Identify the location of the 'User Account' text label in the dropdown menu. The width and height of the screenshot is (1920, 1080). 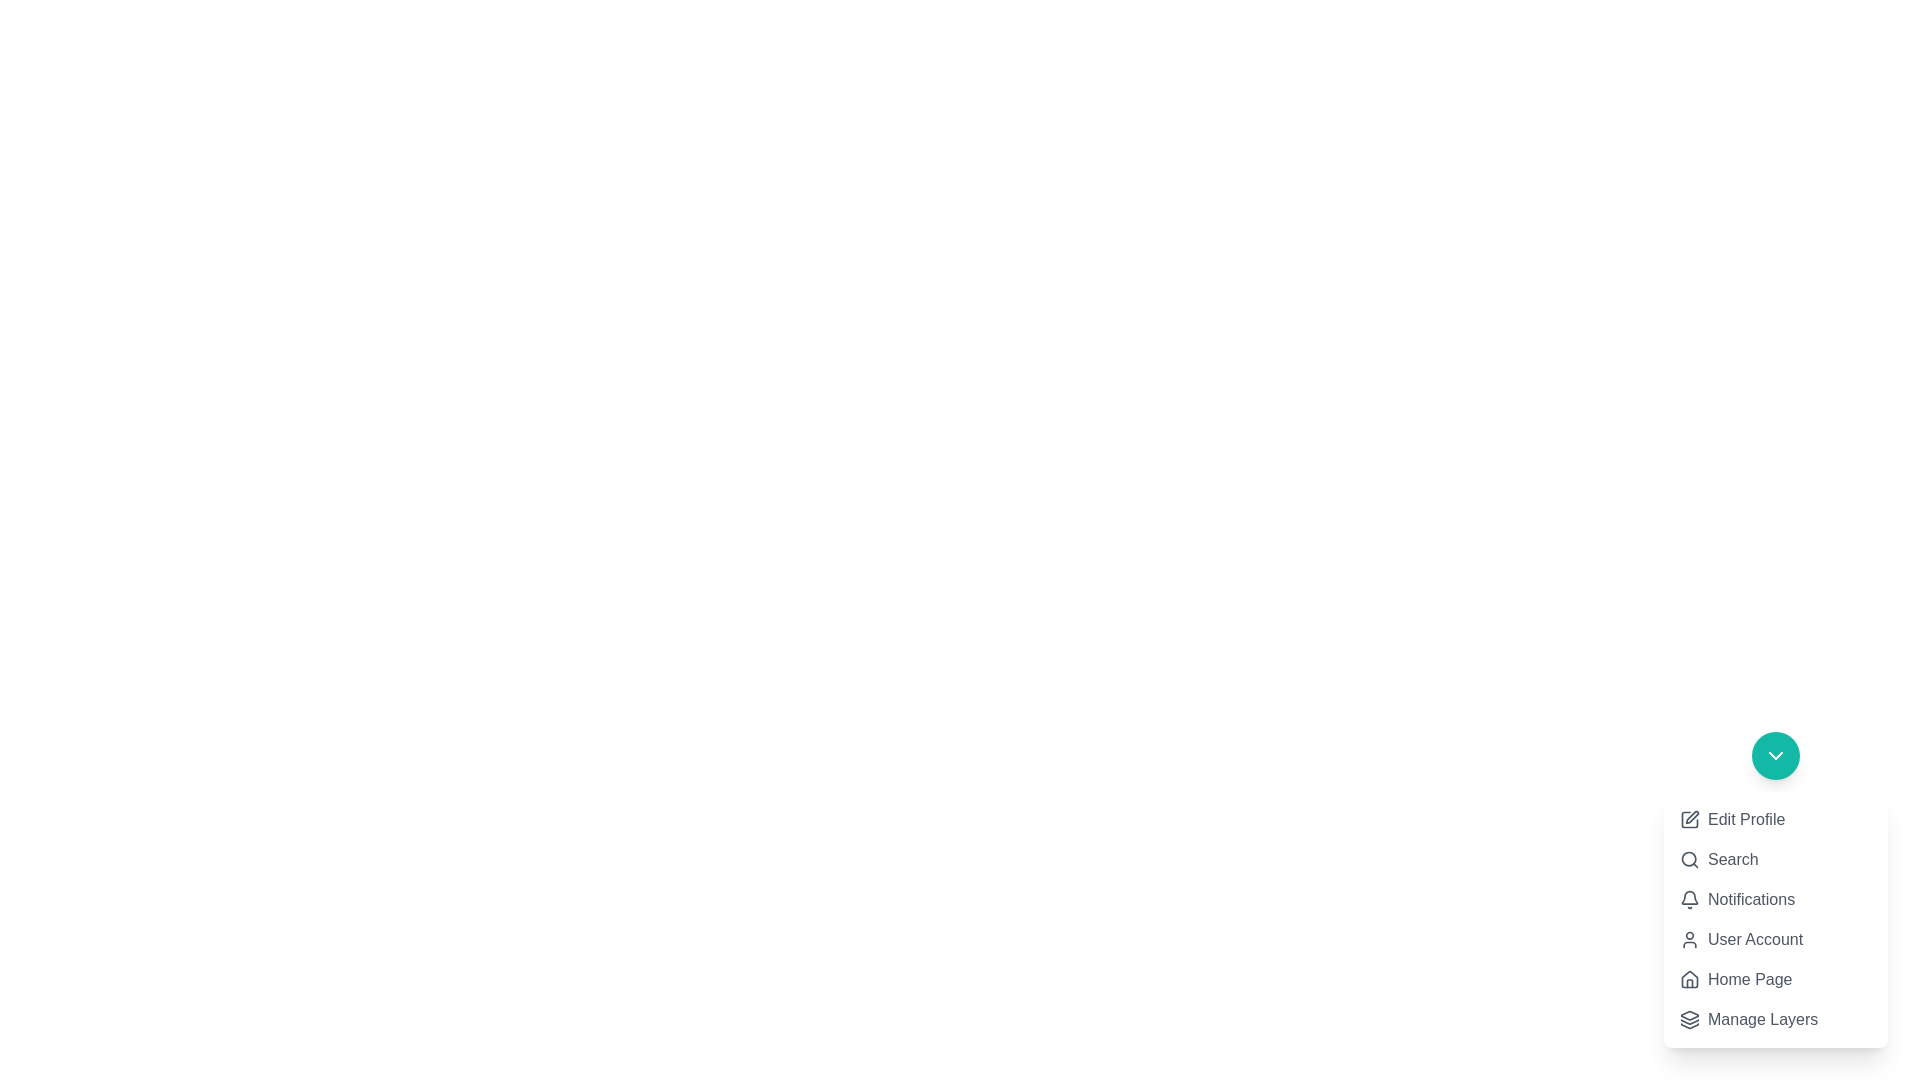
(1754, 940).